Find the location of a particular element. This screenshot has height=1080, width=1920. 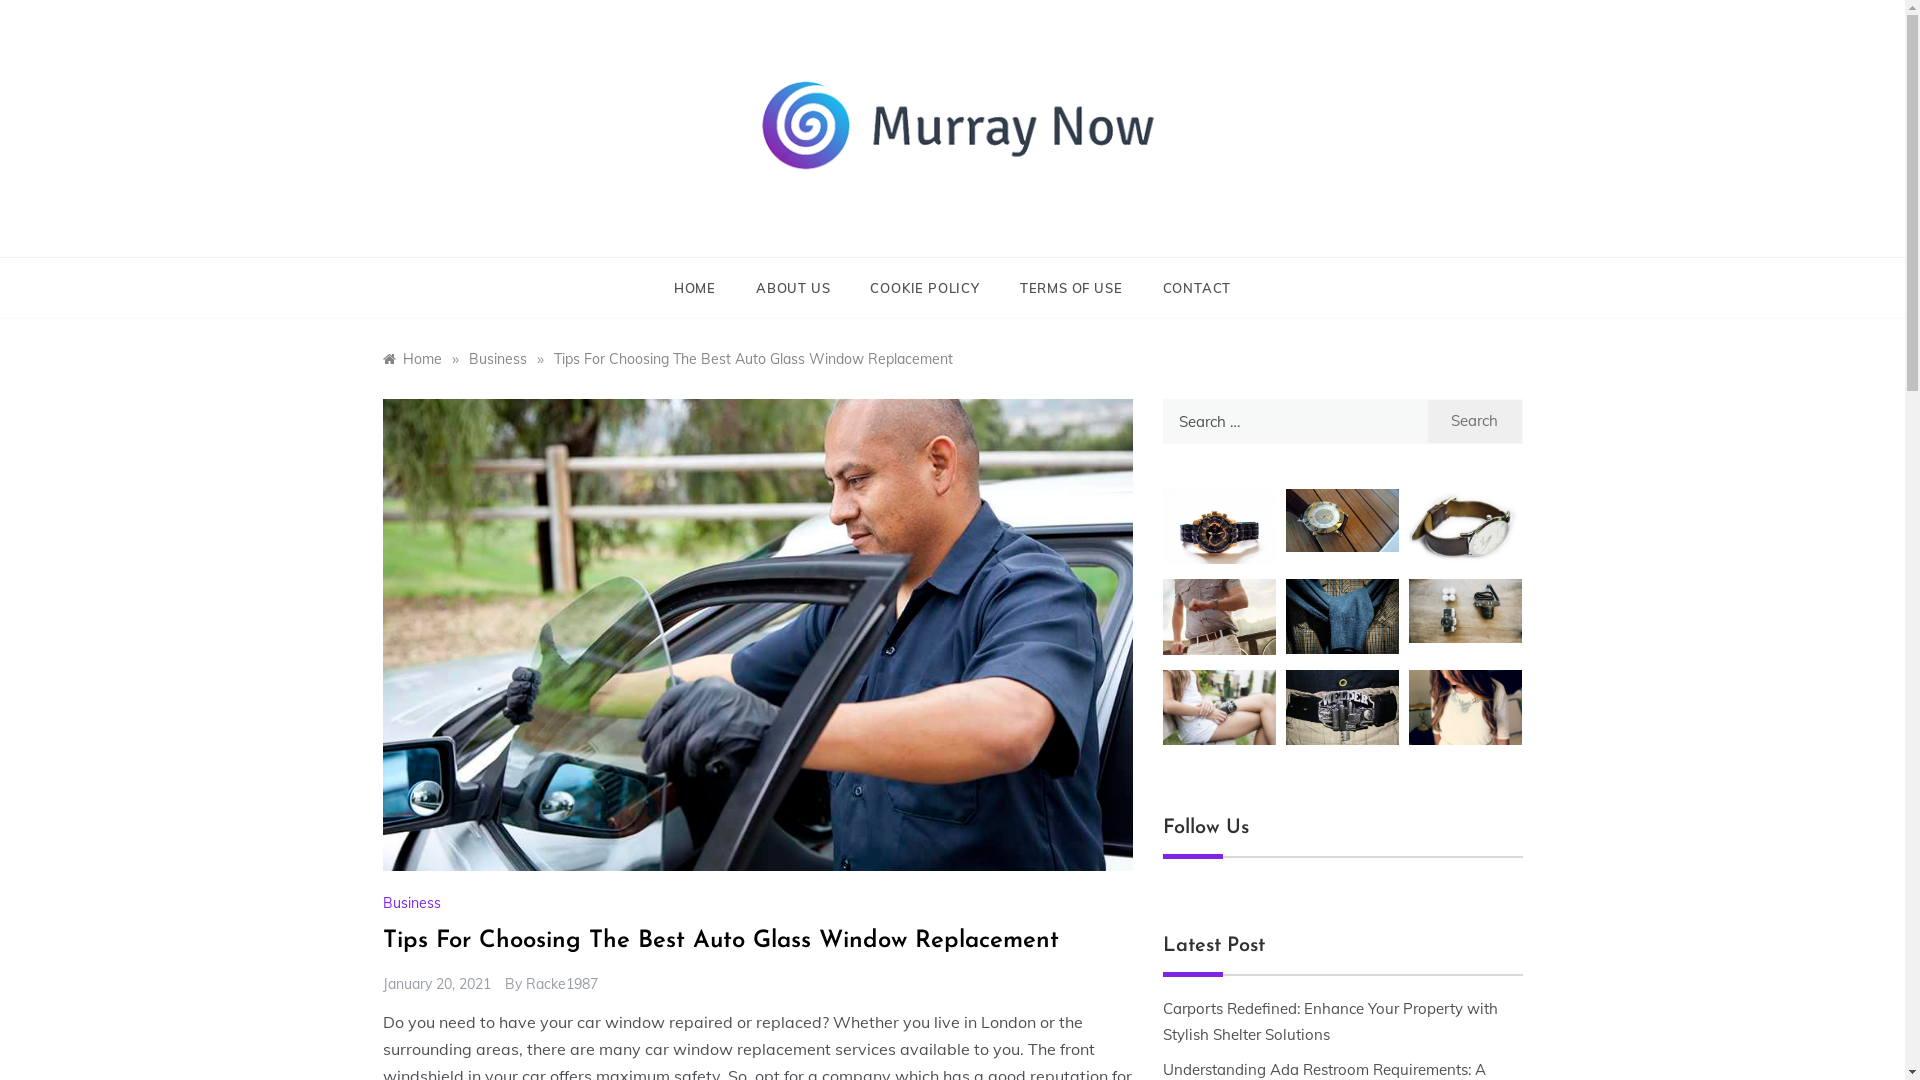

'Business' is located at coordinates (382, 902).